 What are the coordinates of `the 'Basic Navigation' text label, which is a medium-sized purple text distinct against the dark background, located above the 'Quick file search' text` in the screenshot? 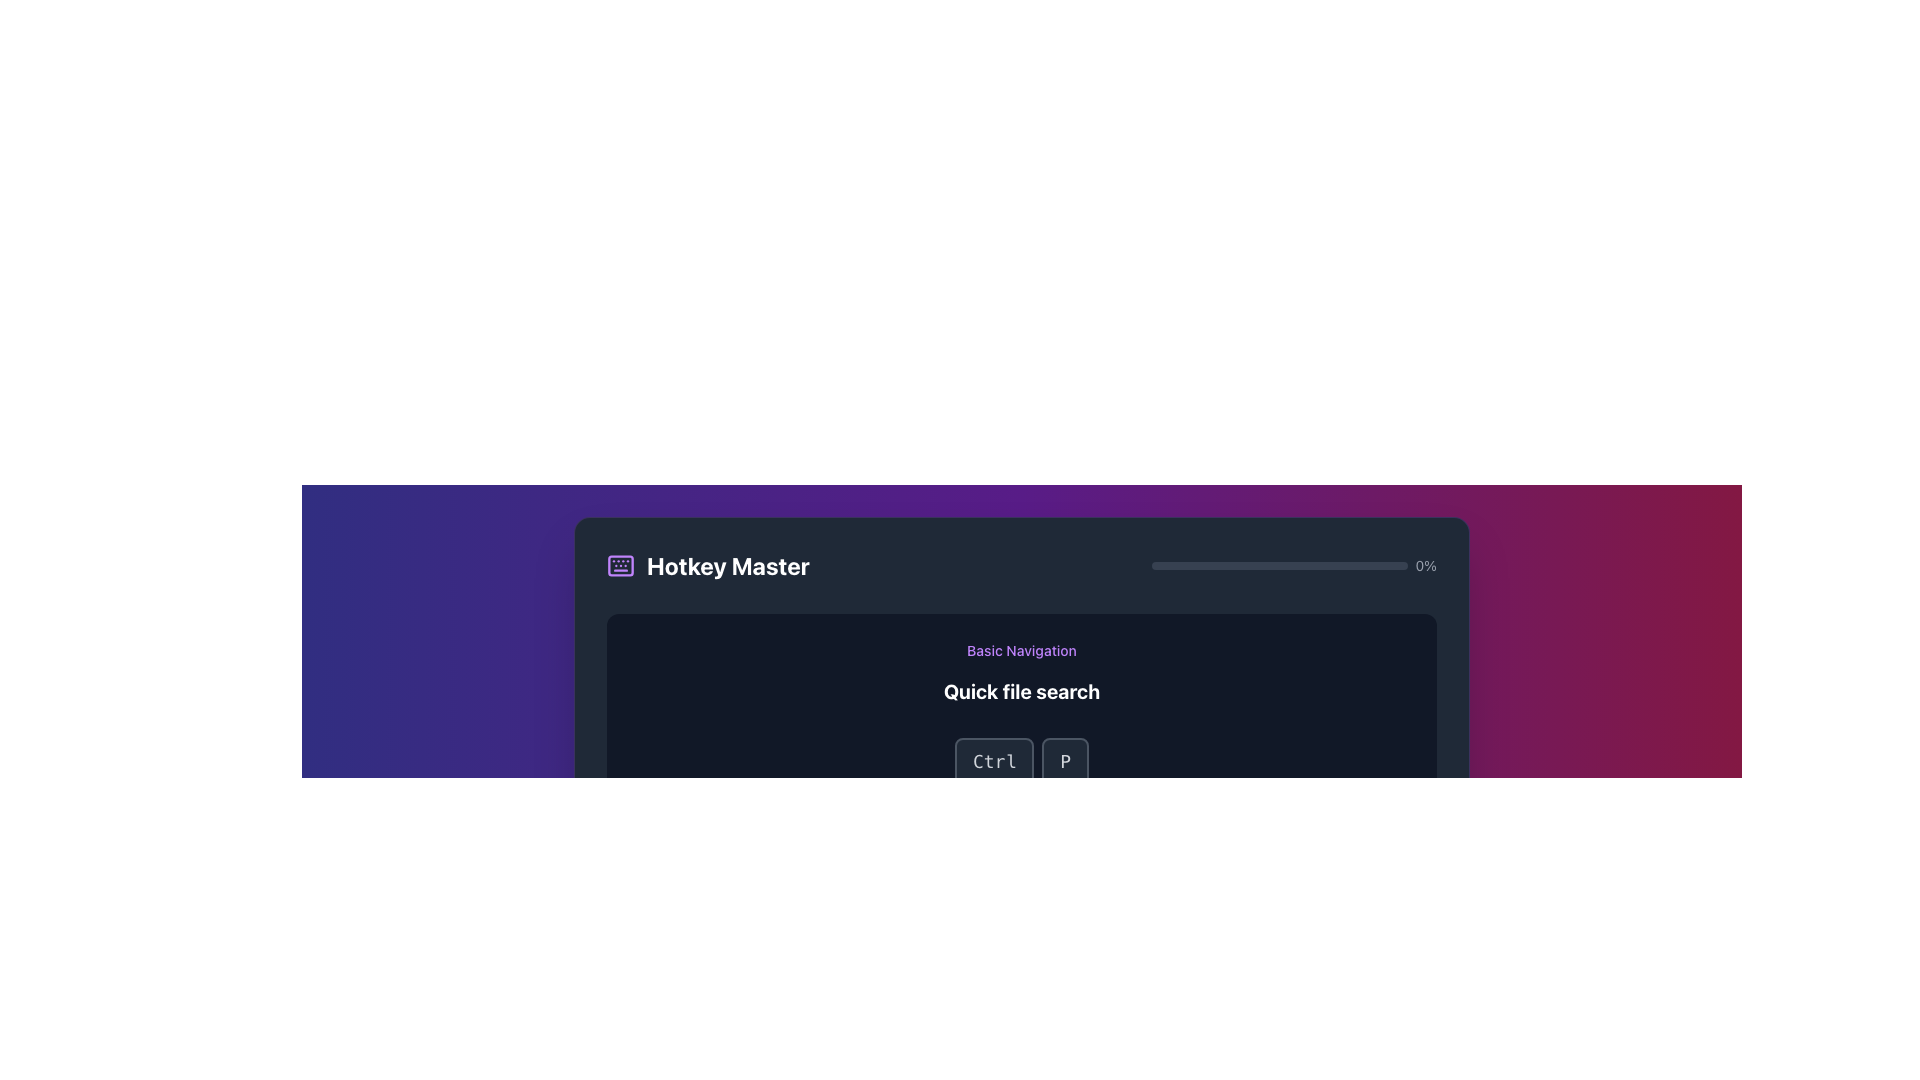 It's located at (1022, 650).